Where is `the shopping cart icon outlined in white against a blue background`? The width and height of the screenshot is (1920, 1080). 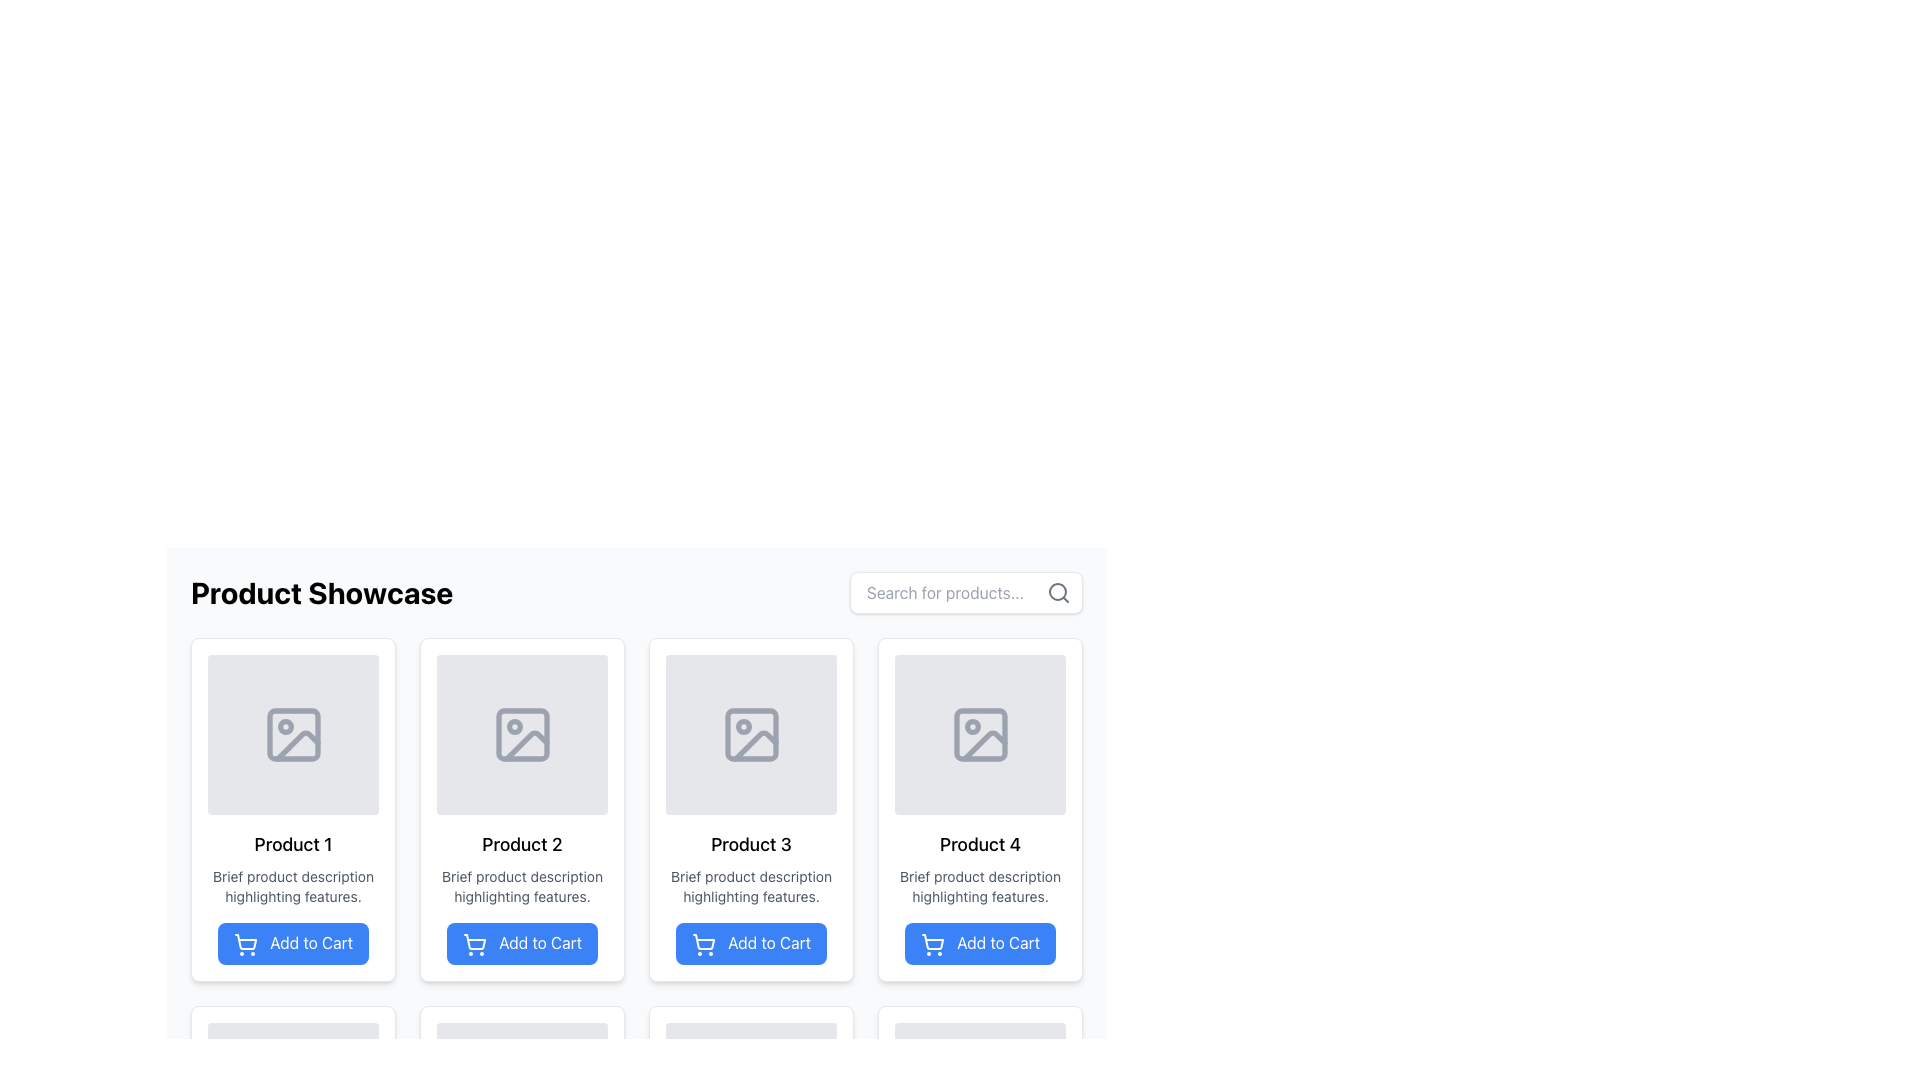
the shopping cart icon outlined in white against a blue background is located at coordinates (473, 944).